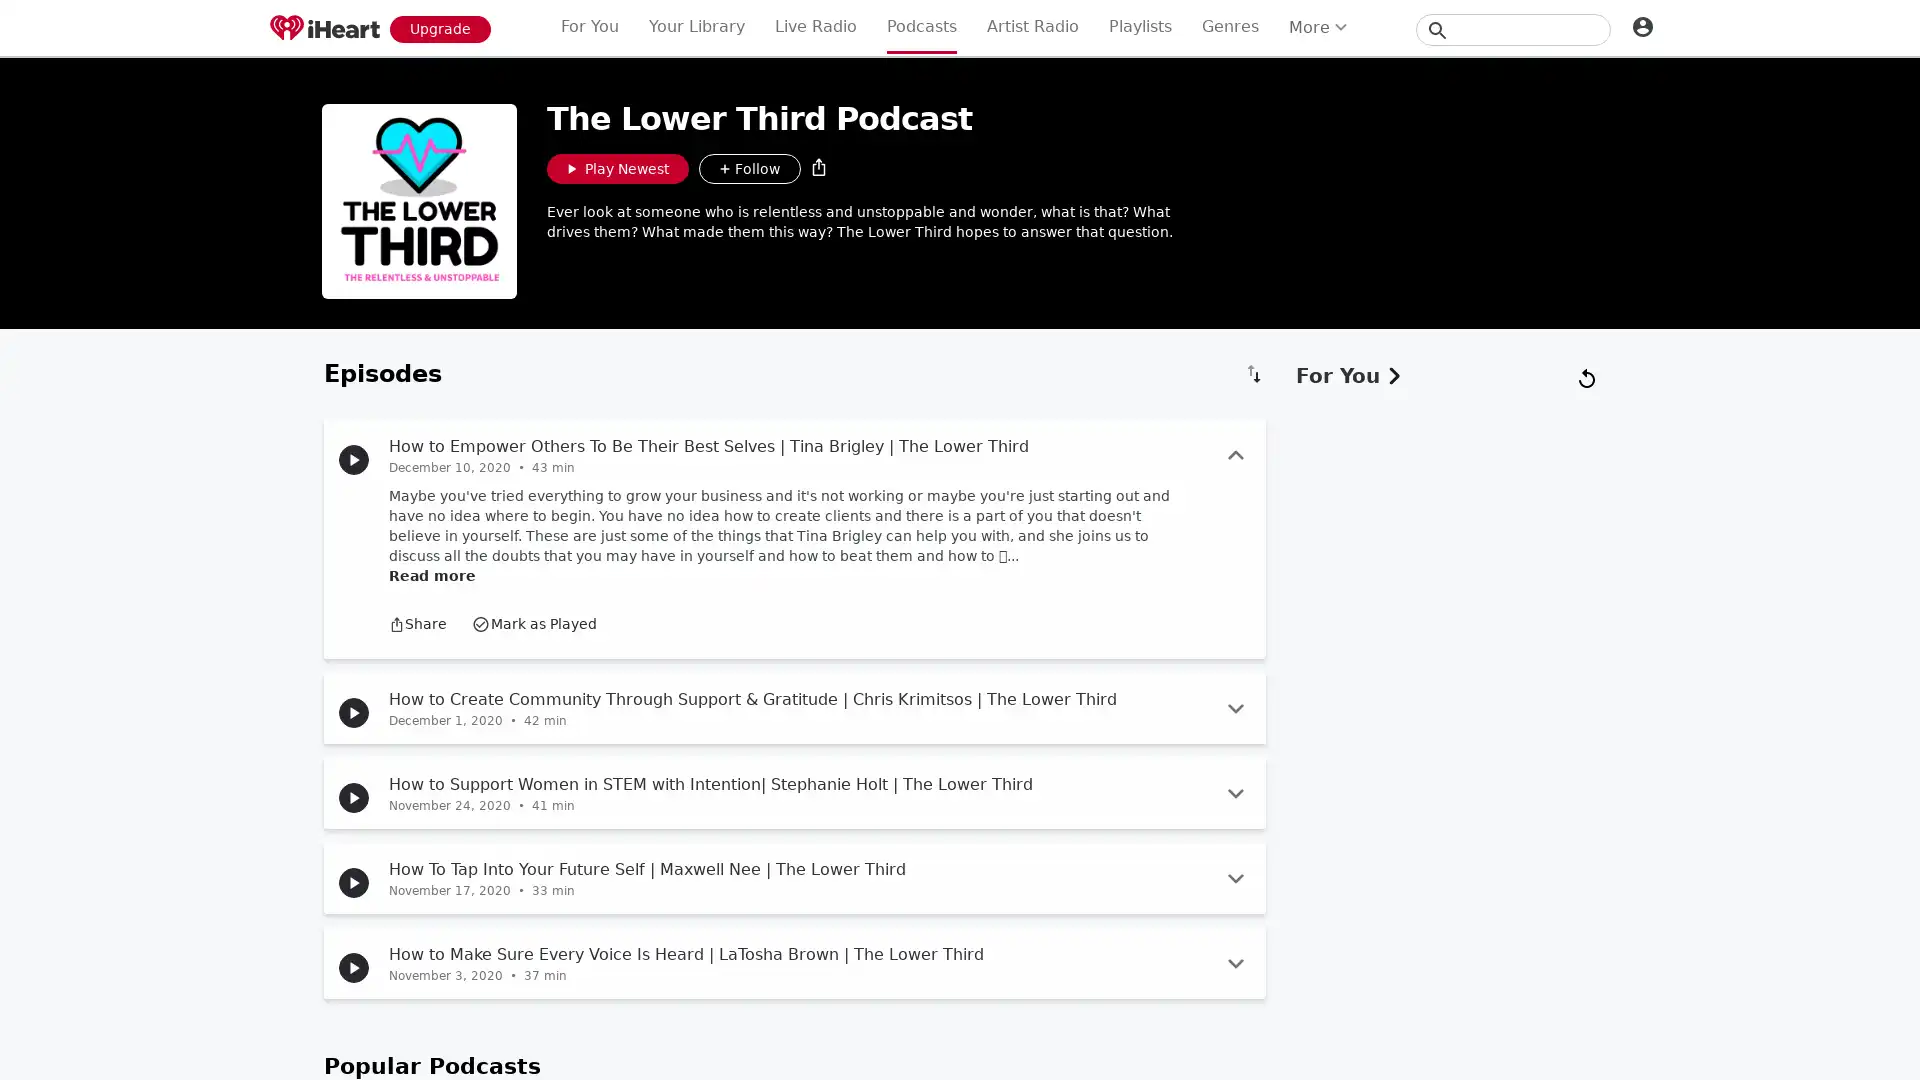 Image resolution: width=1920 pixels, height=1080 pixels. What do you see at coordinates (354, 882) in the screenshot?
I see `Play` at bounding box center [354, 882].